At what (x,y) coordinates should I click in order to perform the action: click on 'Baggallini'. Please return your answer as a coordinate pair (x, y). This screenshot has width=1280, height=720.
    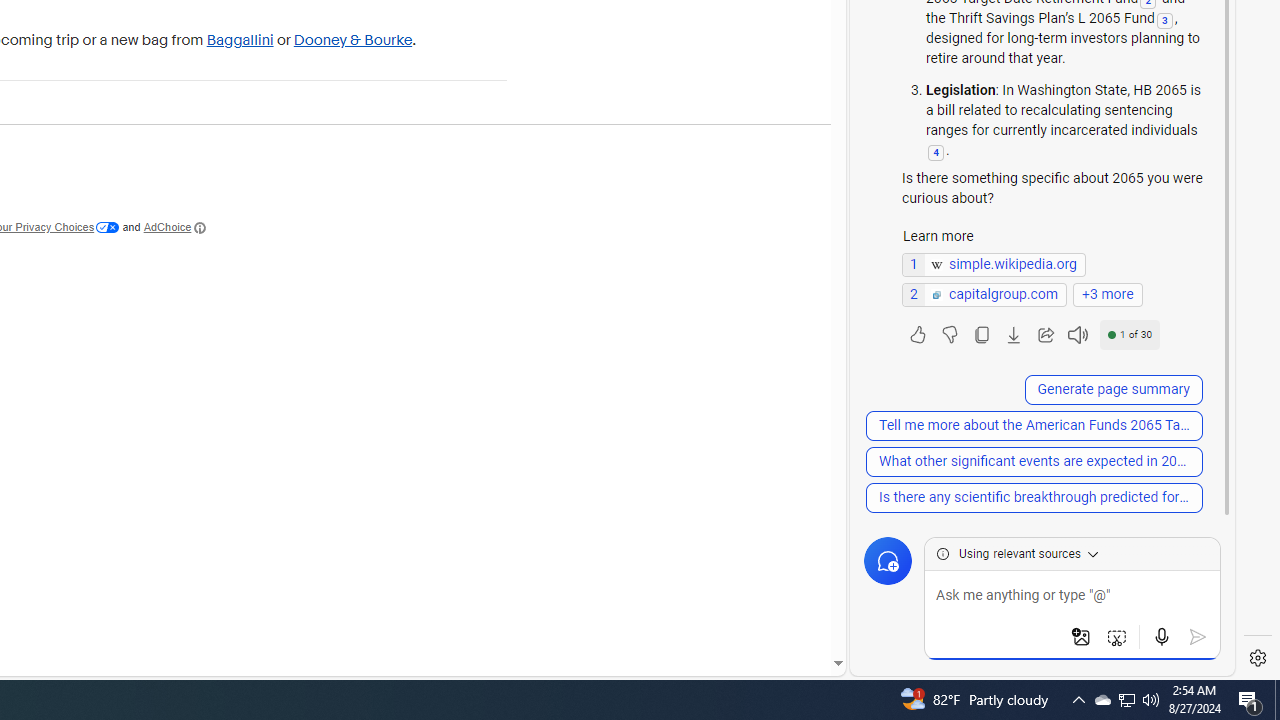
    Looking at the image, I should click on (240, 40).